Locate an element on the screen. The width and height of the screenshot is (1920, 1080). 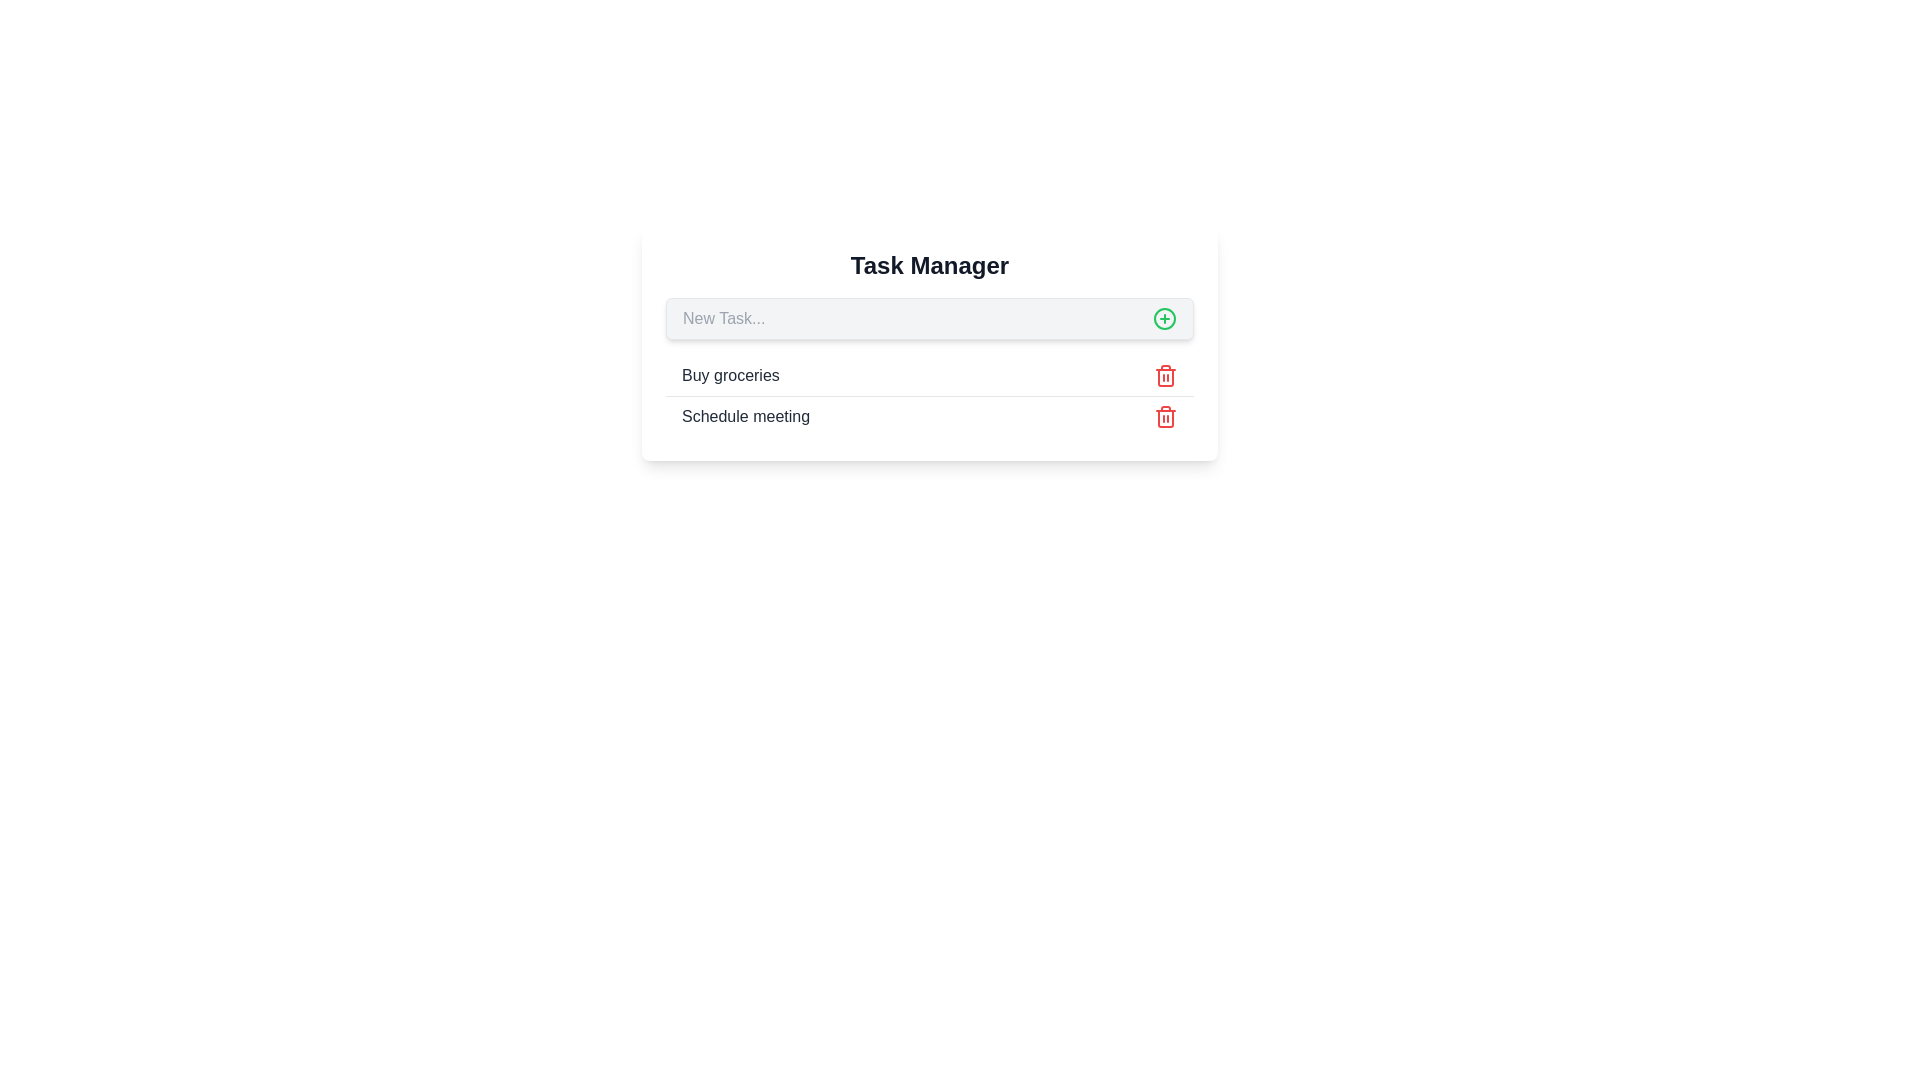
the red trash icon button is located at coordinates (1166, 375).